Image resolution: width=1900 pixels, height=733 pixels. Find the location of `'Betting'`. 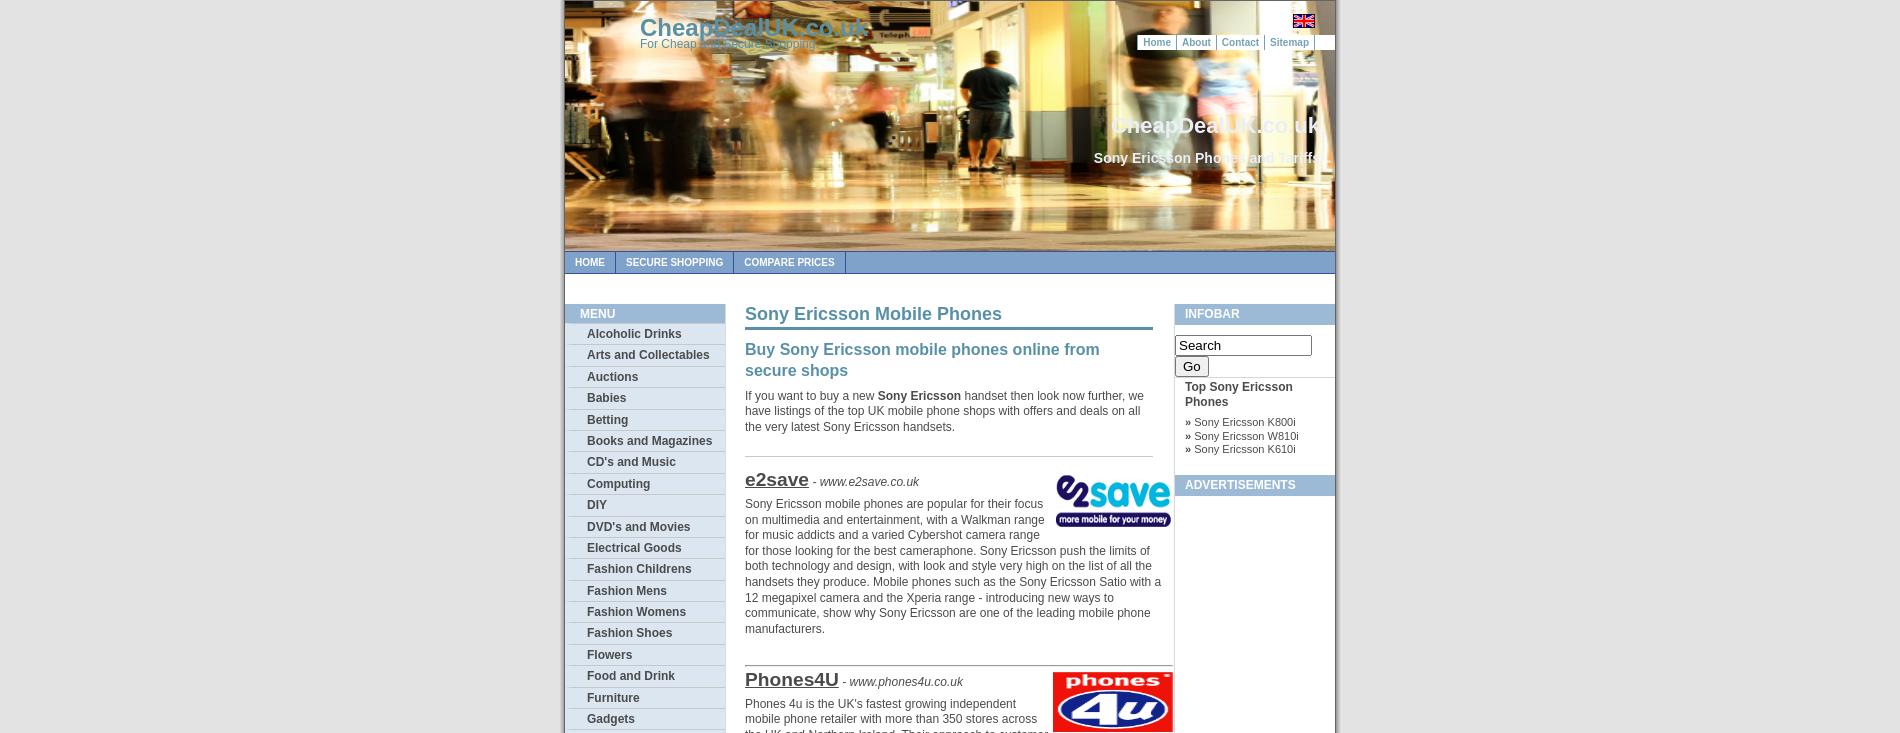

'Betting' is located at coordinates (607, 418).